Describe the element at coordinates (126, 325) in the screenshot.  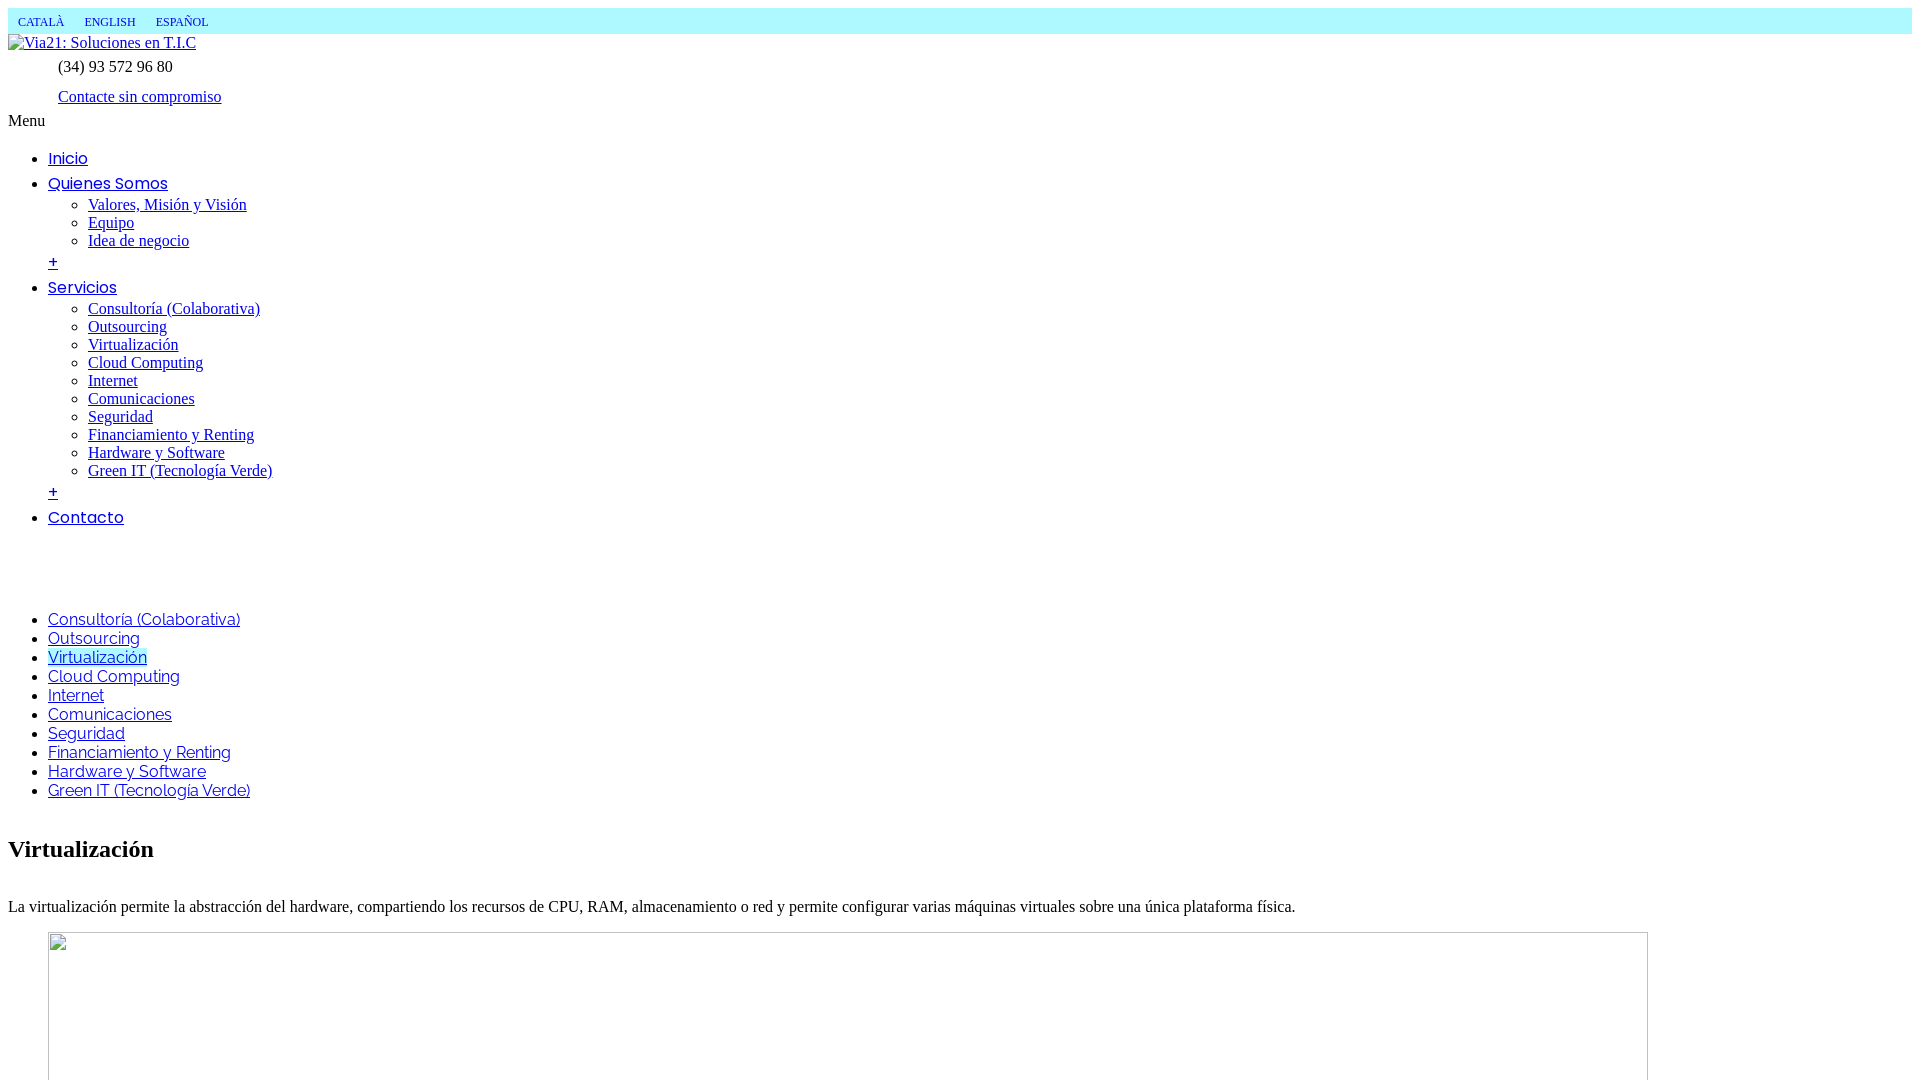
I see `'Outsourcing'` at that location.